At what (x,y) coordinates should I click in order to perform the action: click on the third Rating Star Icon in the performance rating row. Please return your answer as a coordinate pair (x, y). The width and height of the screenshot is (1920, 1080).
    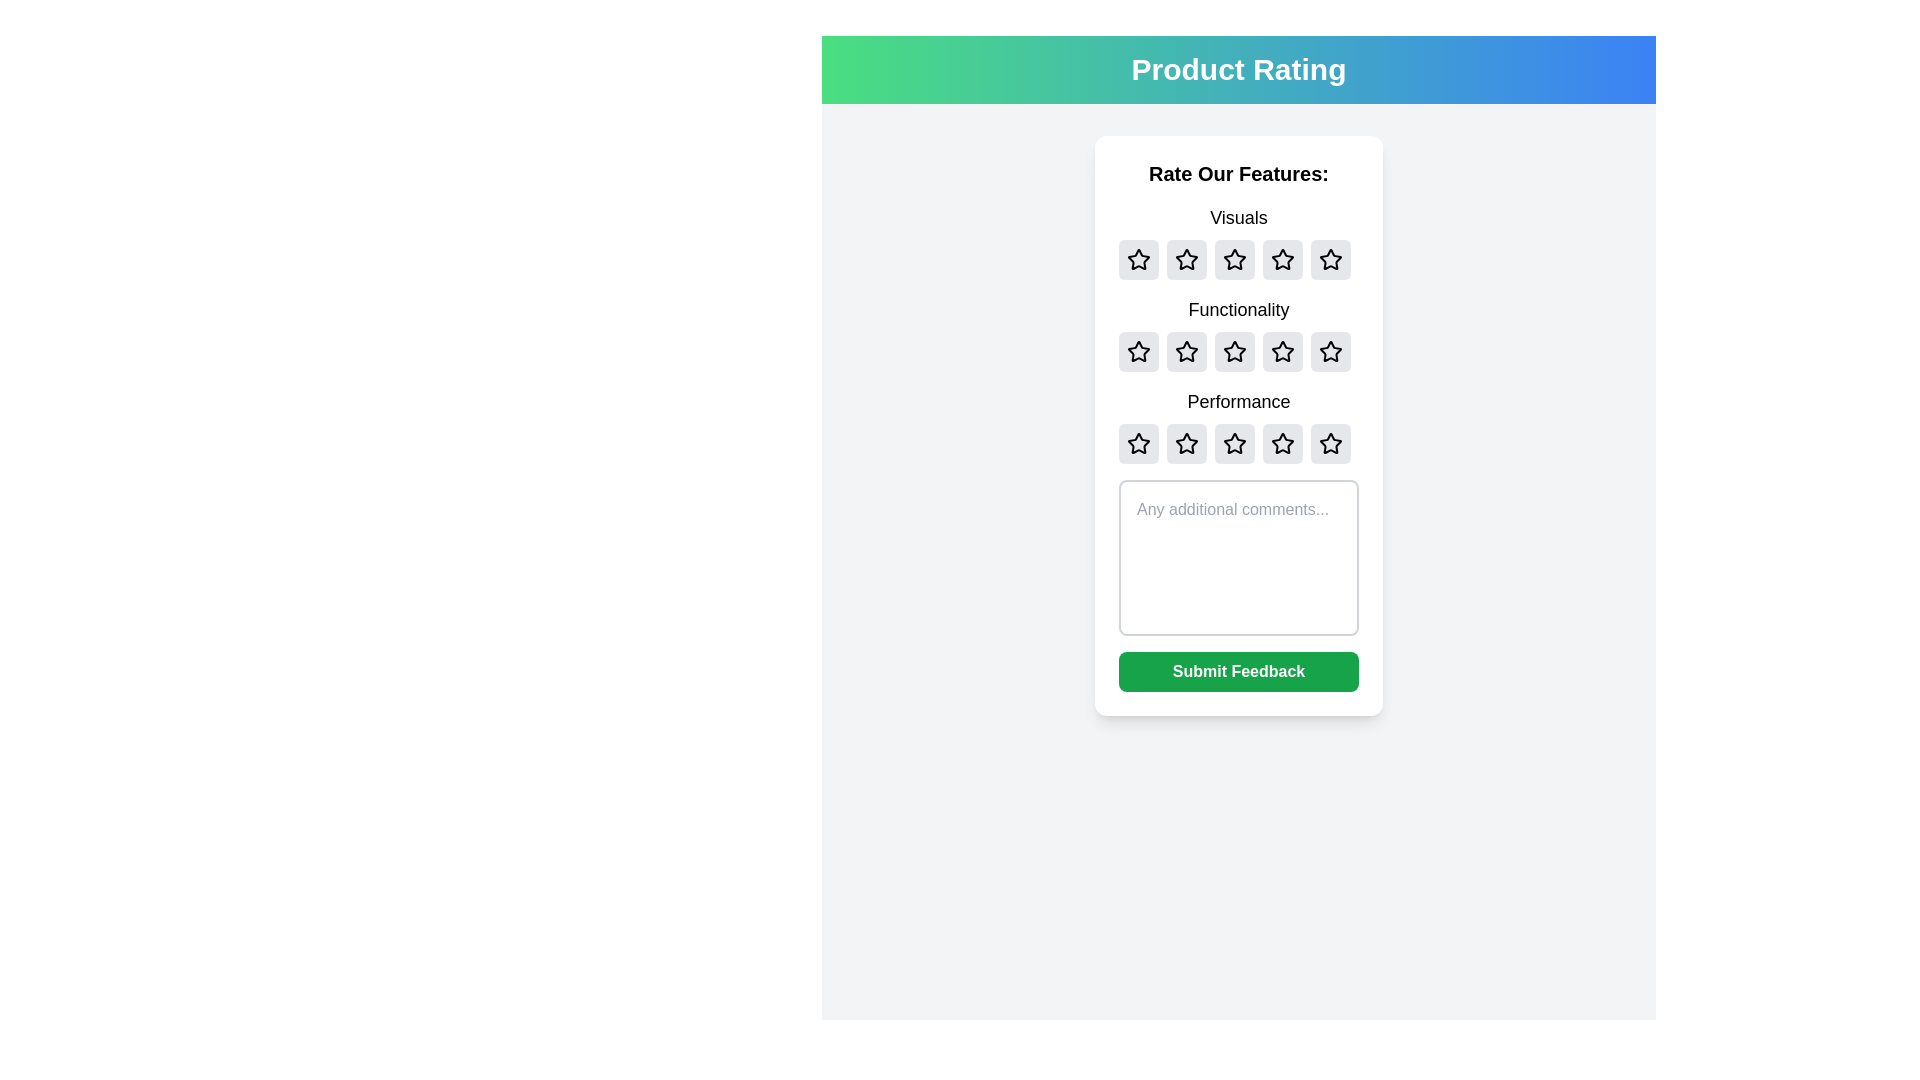
    Looking at the image, I should click on (1186, 442).